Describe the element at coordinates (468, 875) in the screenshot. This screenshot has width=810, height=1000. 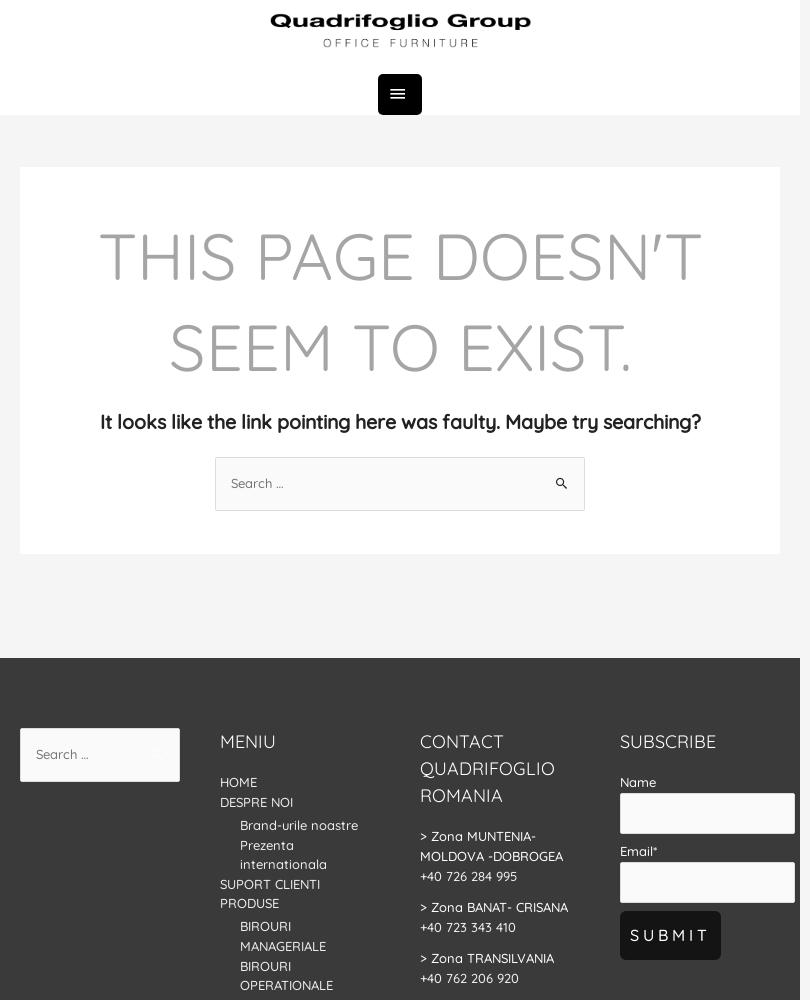
I see `'+40 726 284 995'` at that location.